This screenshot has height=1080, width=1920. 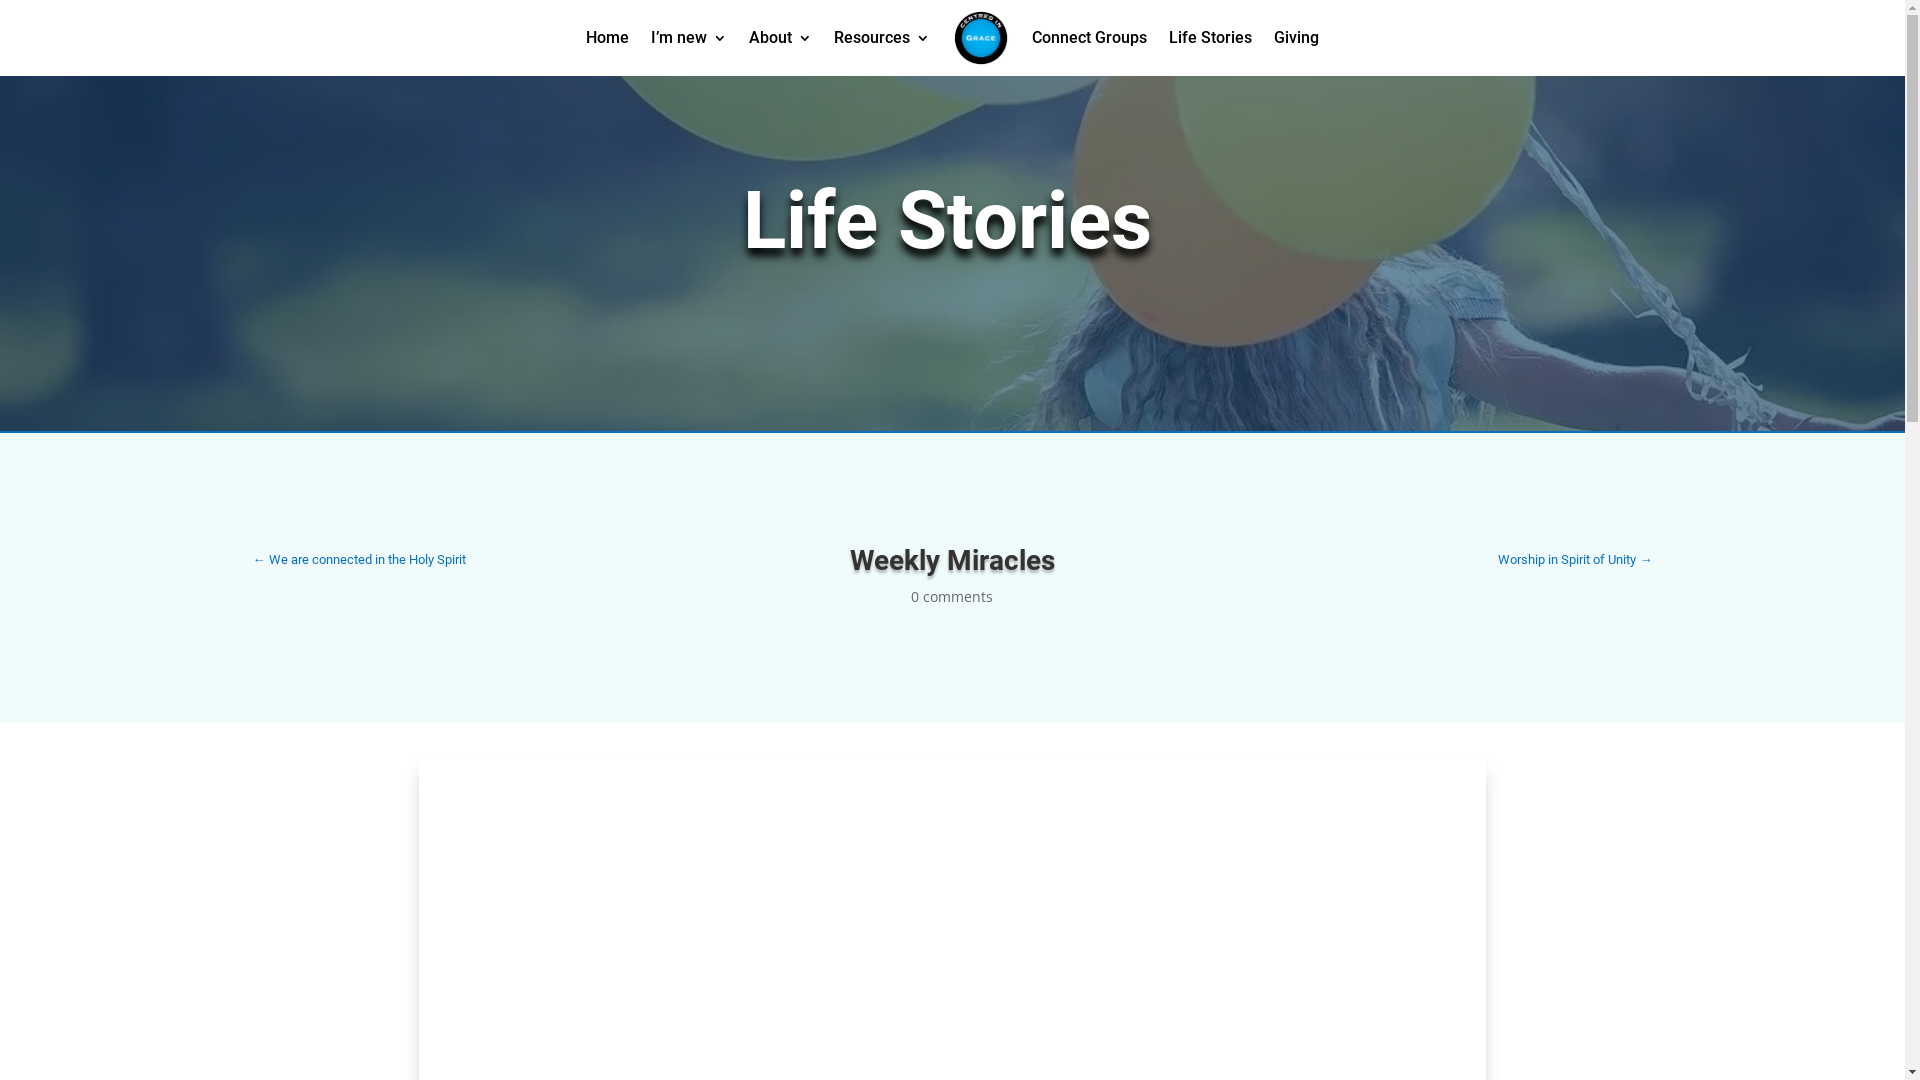 What do you see at coordinates (606, 38) in the screenshot?
I see `'Home'` at bounding box center [606, 38].